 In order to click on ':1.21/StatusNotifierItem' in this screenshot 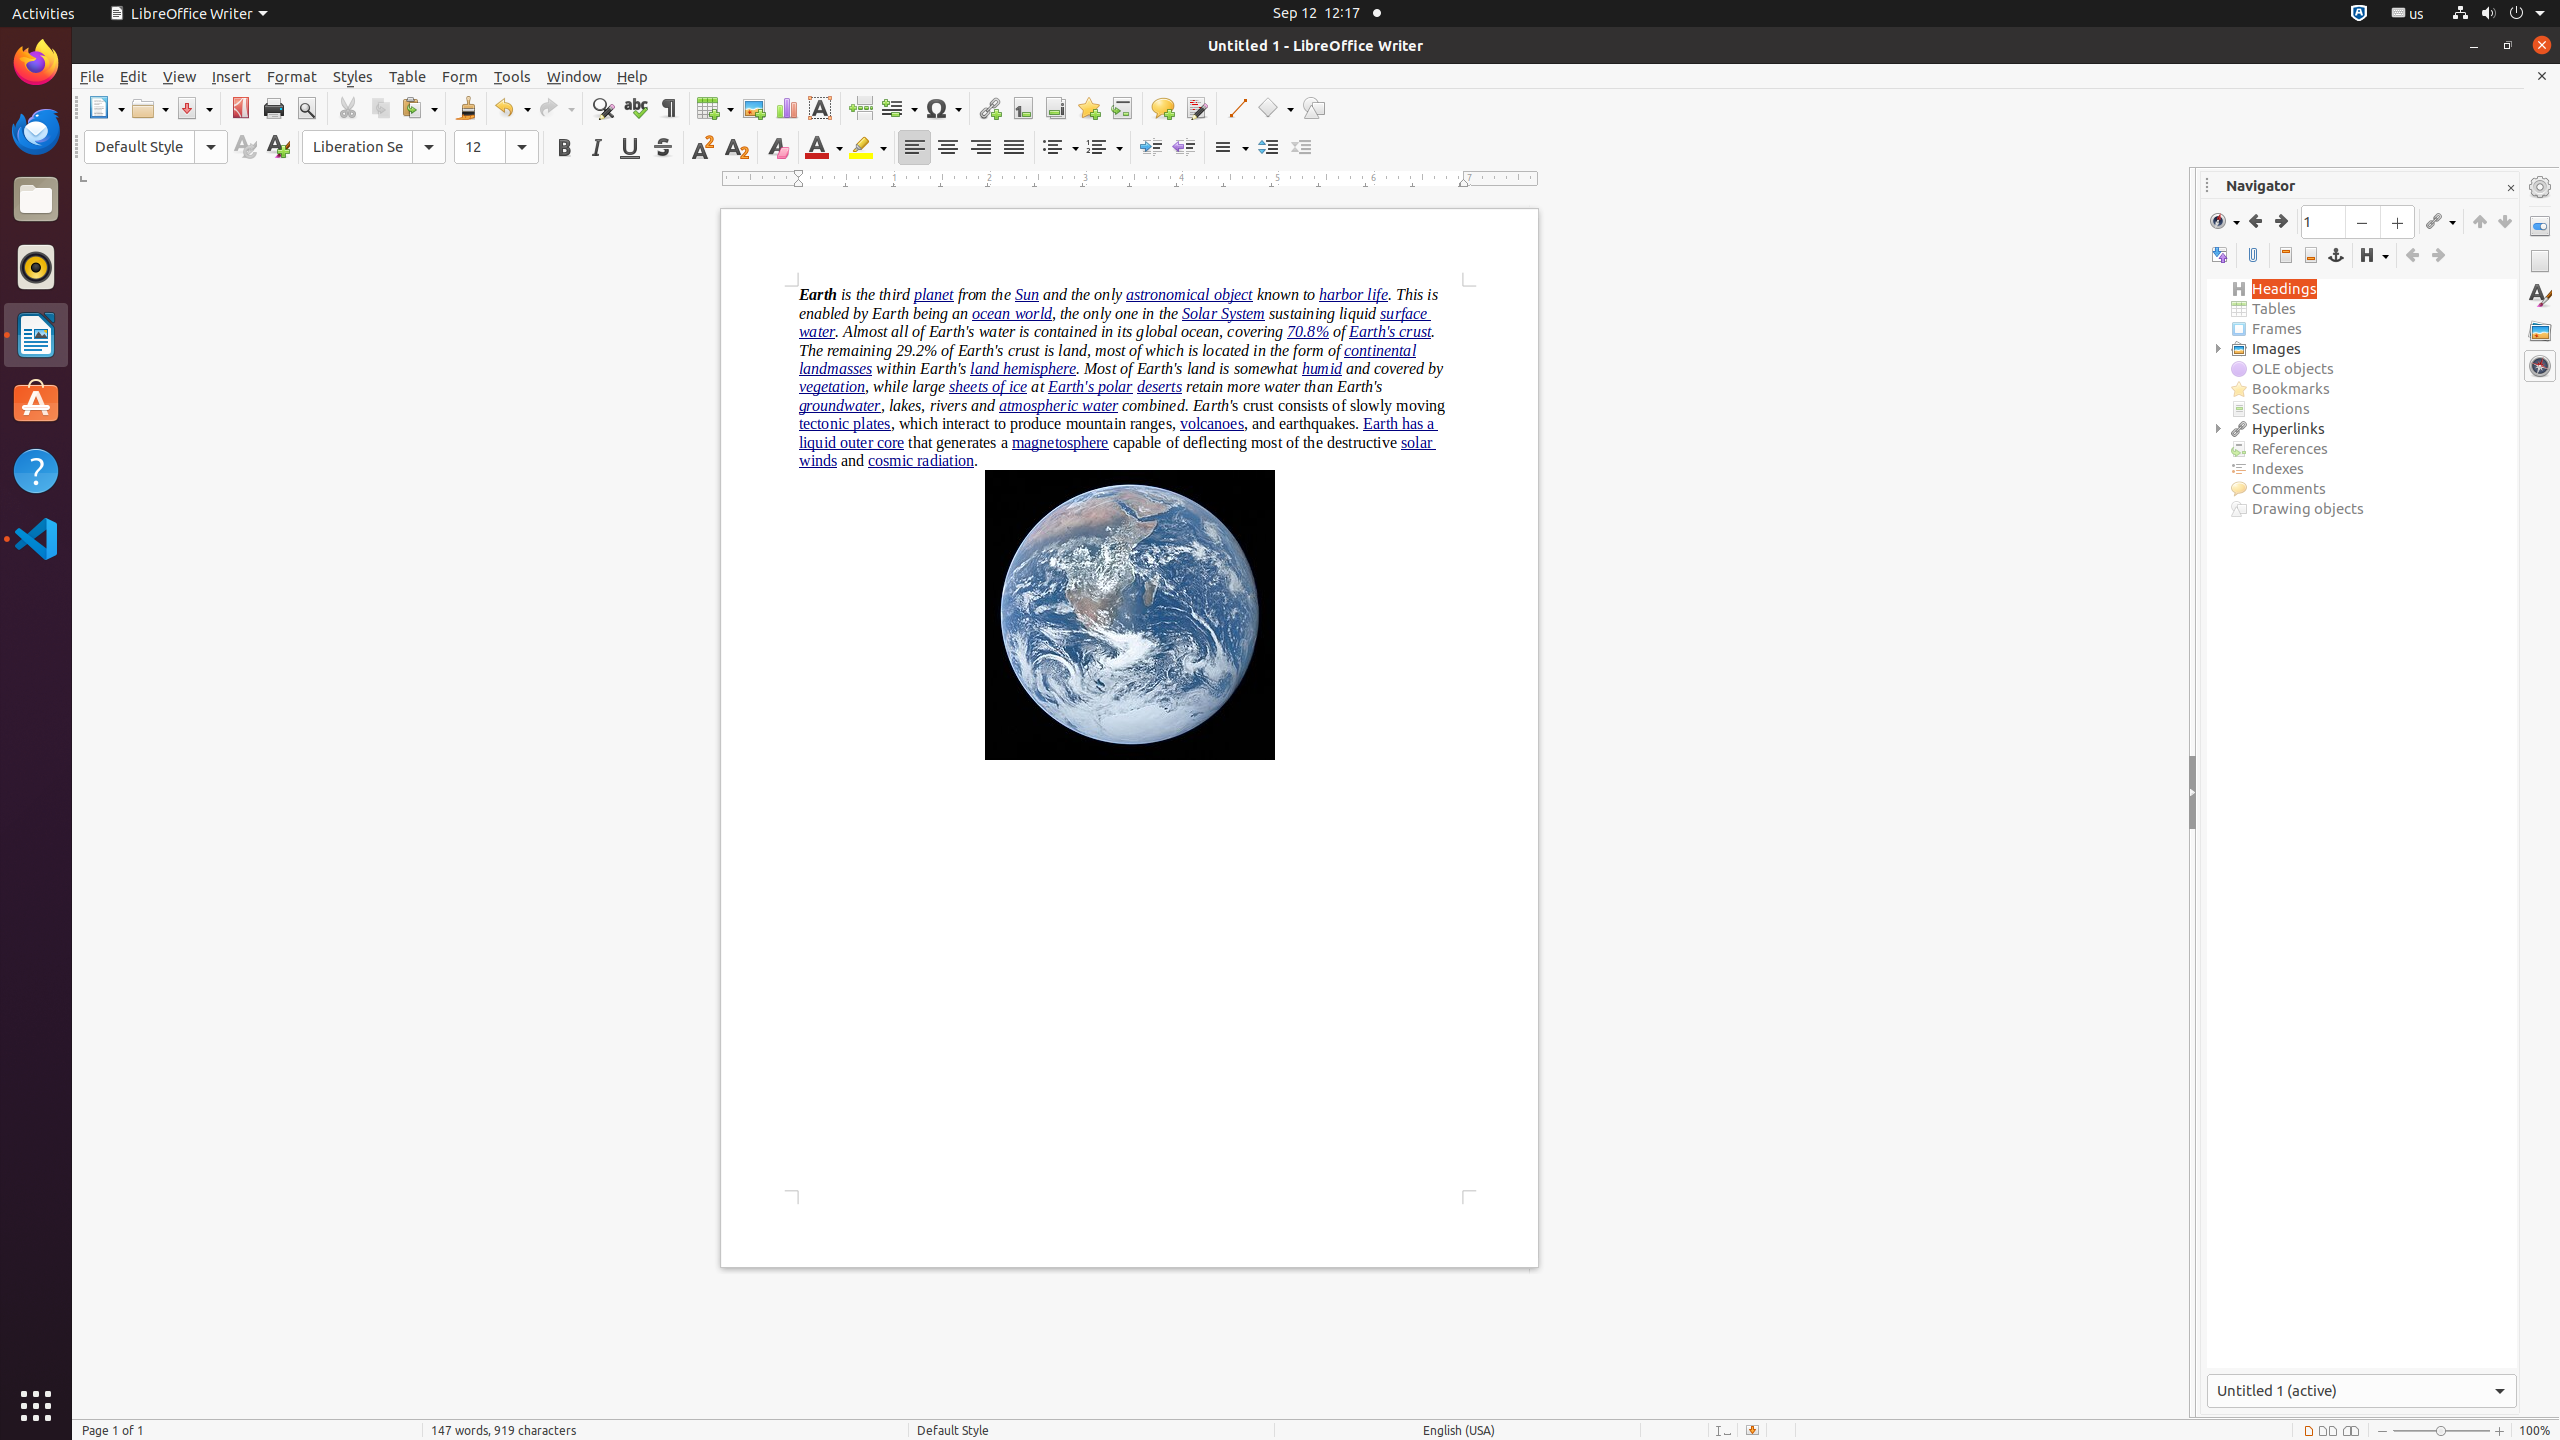, I will do `click(2406, 12)`.